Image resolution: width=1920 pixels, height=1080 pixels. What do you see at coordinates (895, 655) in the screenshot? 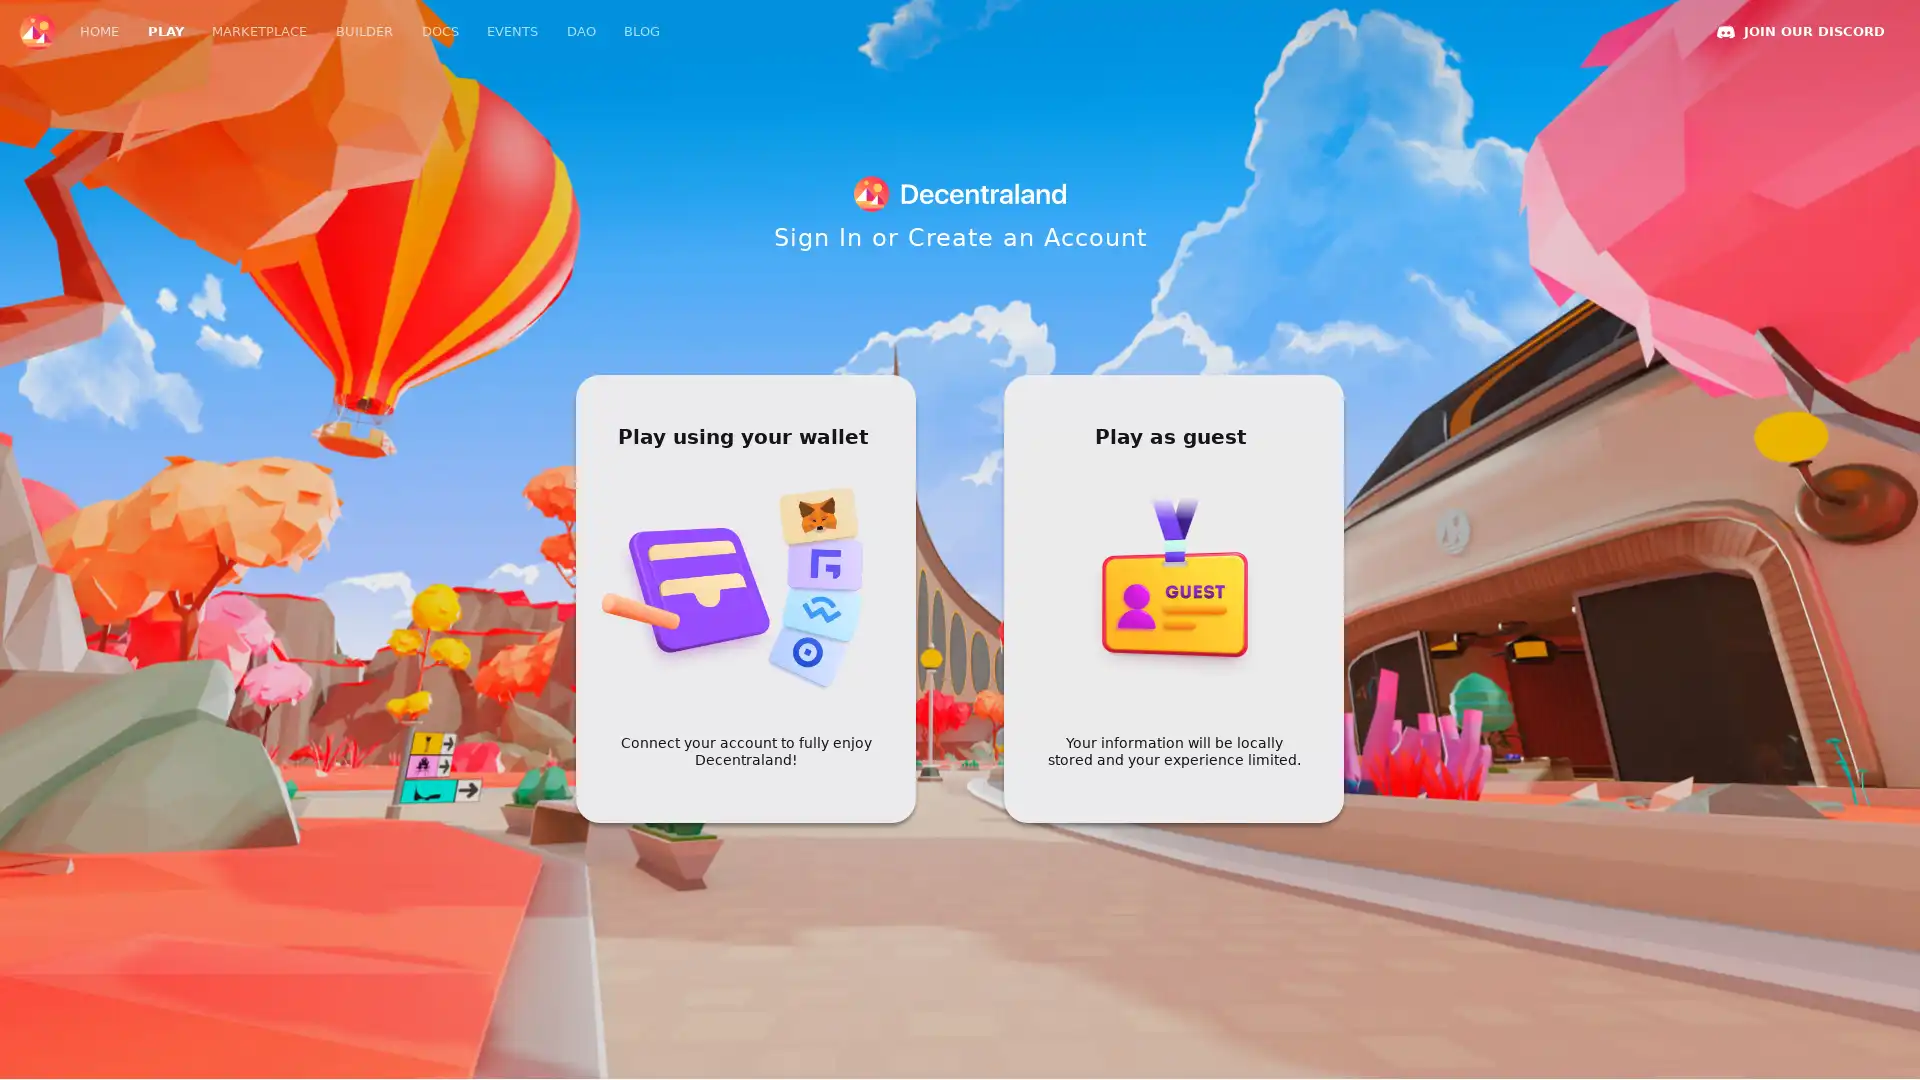
I see `RELOAD` at bounding box center [895, 655].